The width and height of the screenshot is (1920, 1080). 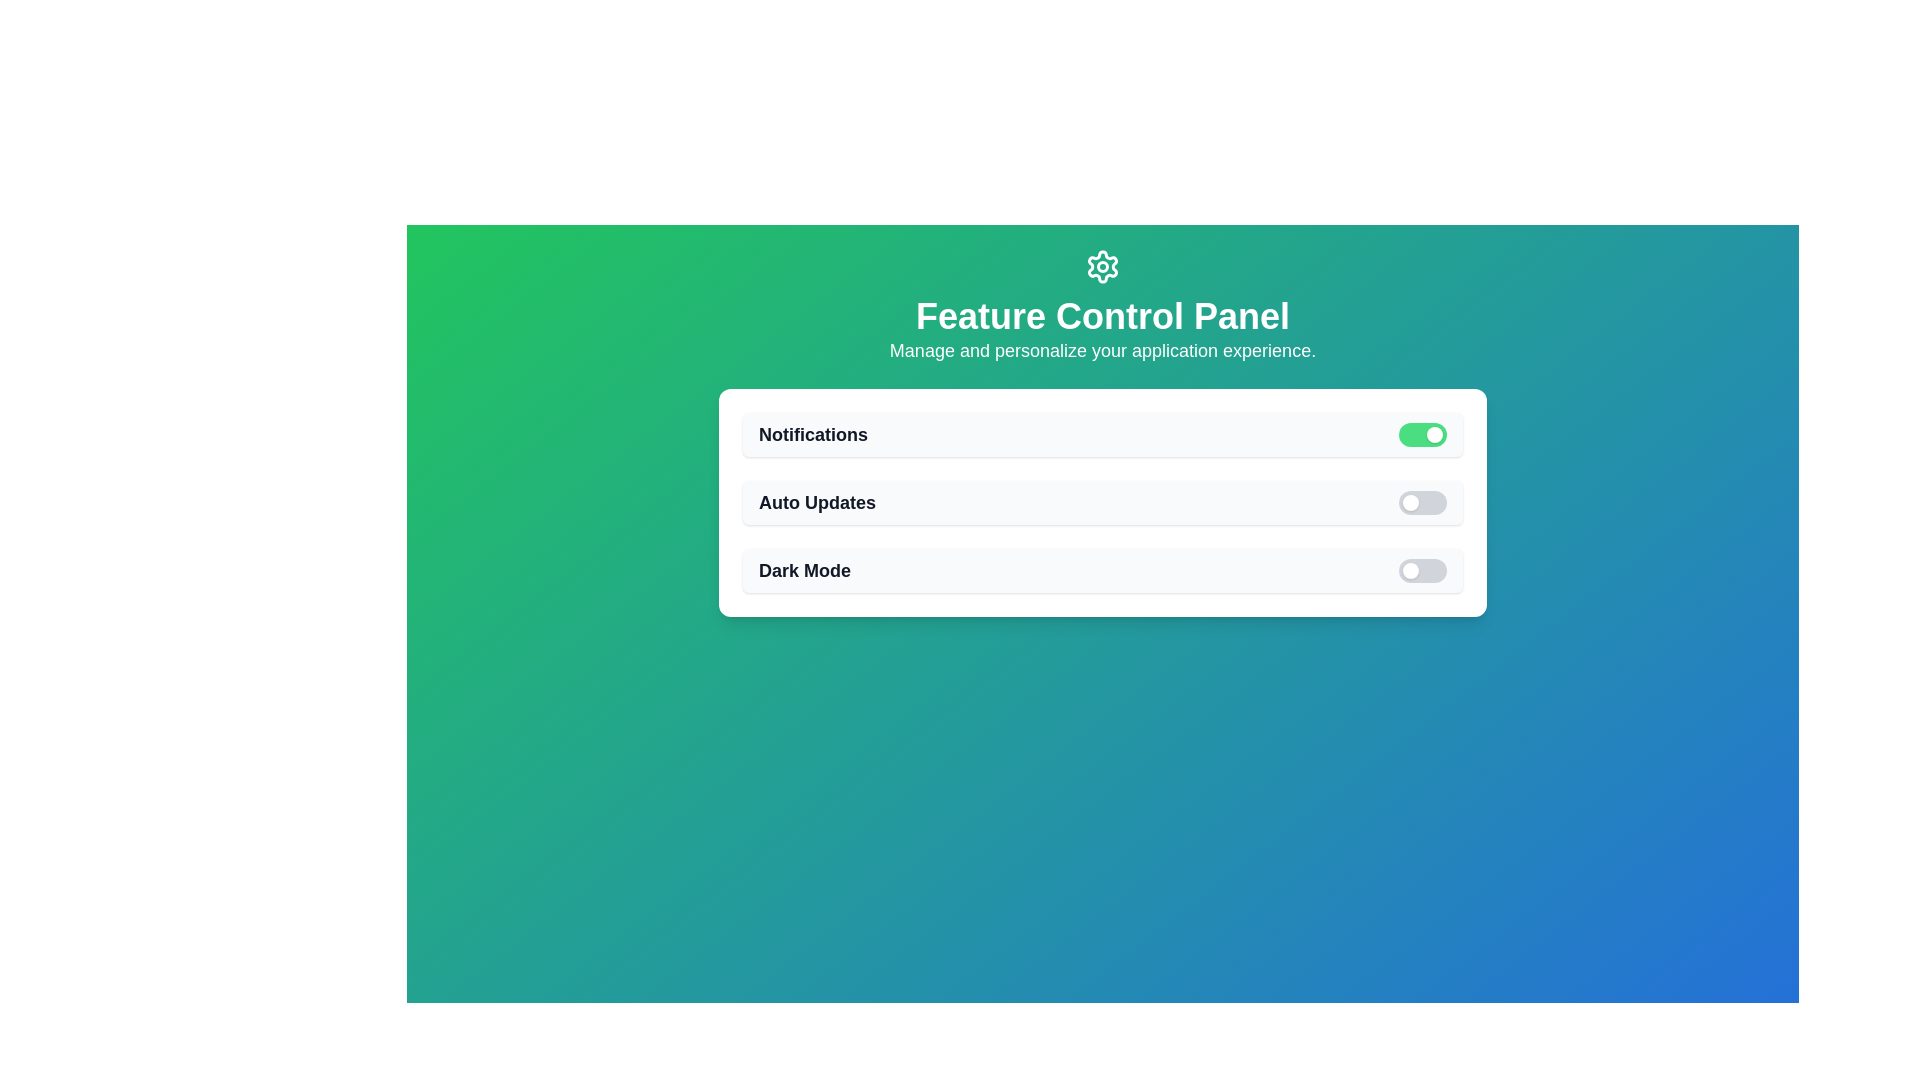 I want to click on the 'Dark Mode' text label which is styled in a large, bold font and serves as the identifier for its associated toggle switch in the control panel interface, so click(x=805, y=570).